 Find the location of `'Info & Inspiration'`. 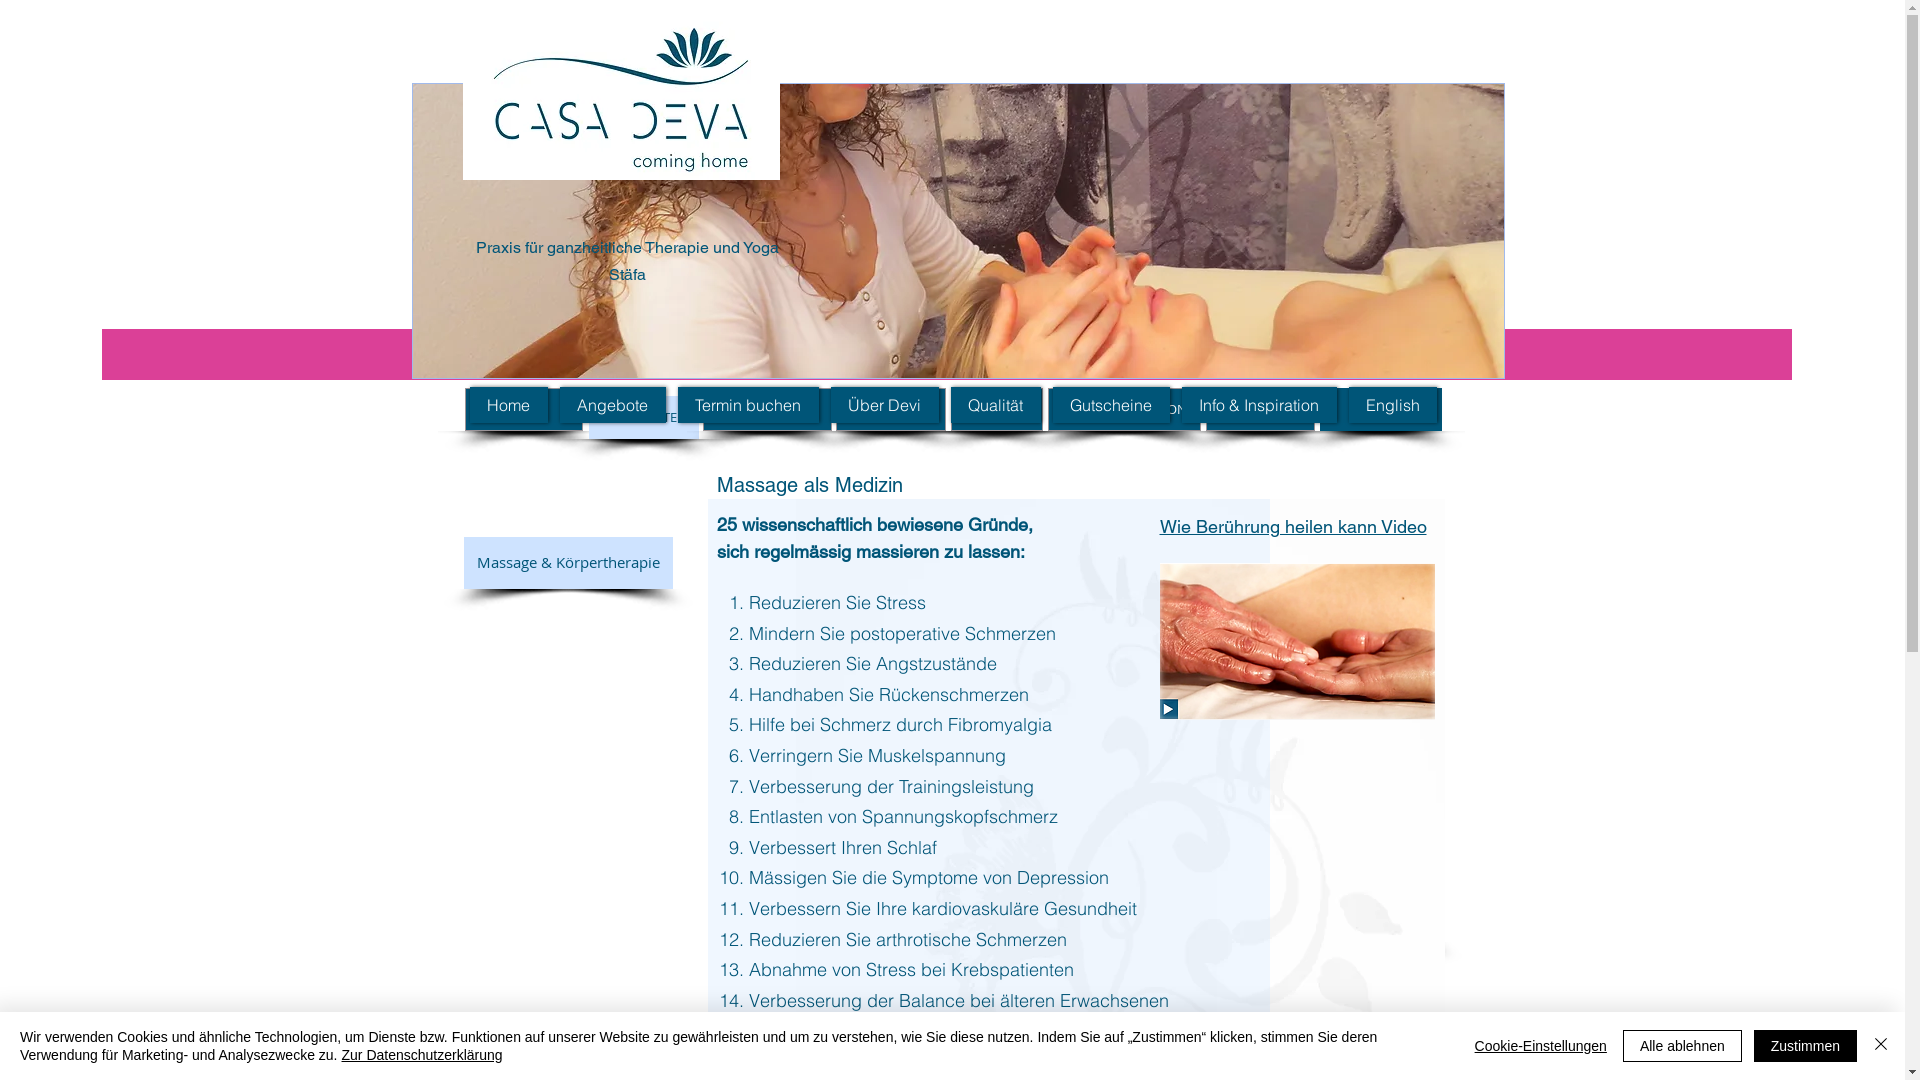

'Info & Inspiration' is located at coordinates (1258, 405).